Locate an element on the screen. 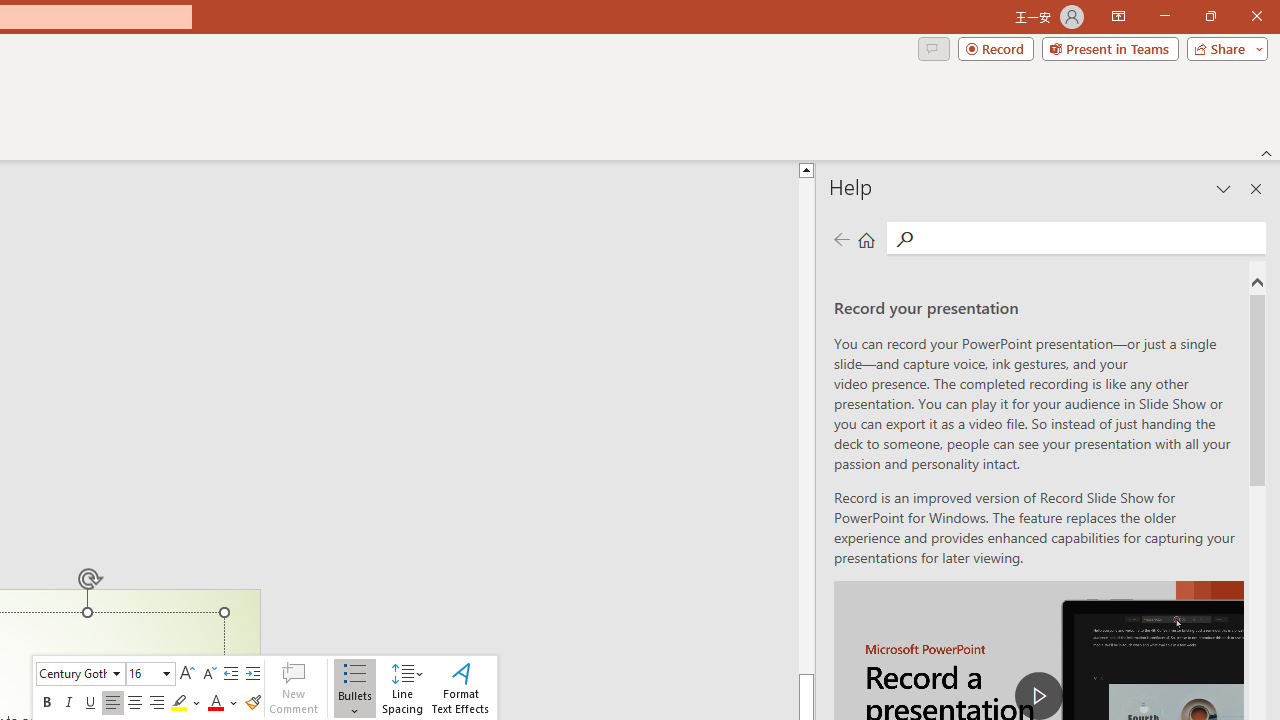 This screenshot has width=1280, height=720. 'play Record a Presentation' is located at coordinates (1038, 694).